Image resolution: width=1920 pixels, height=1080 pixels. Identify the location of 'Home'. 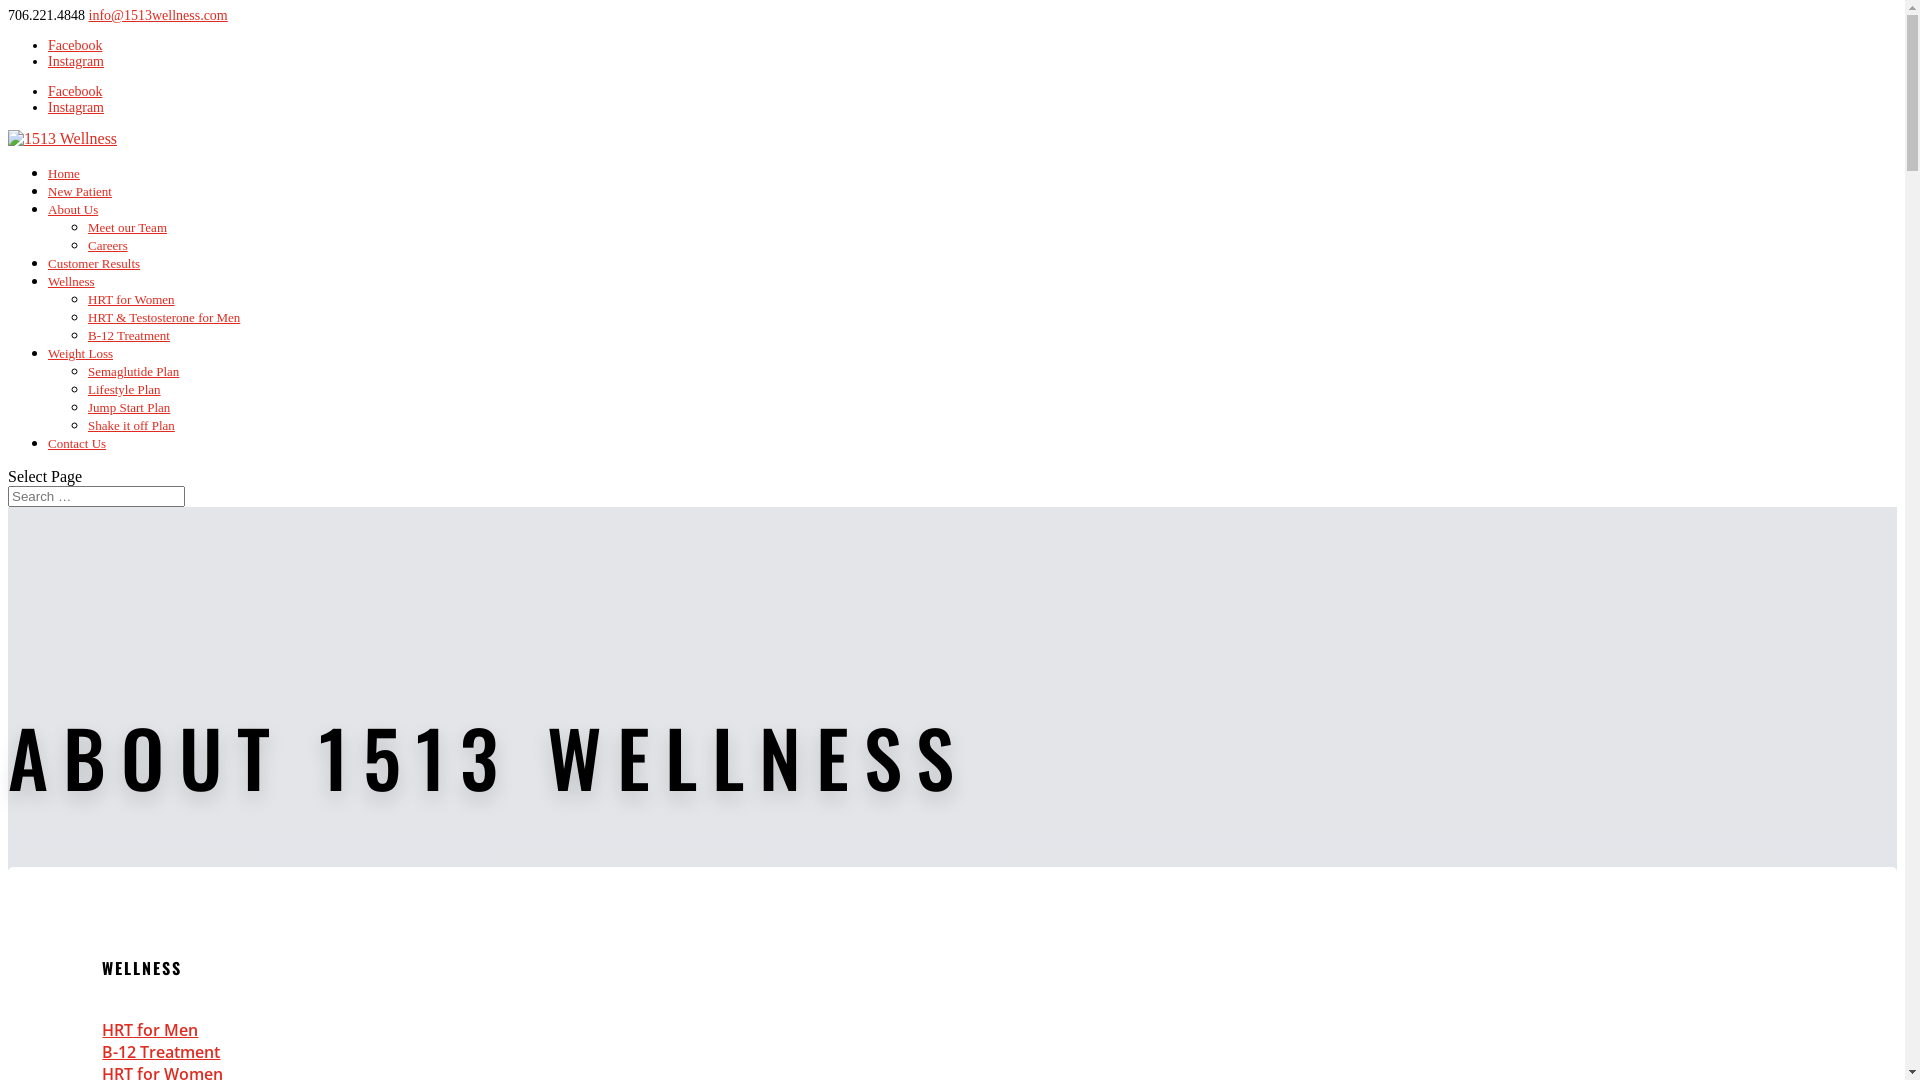
(63, 172).